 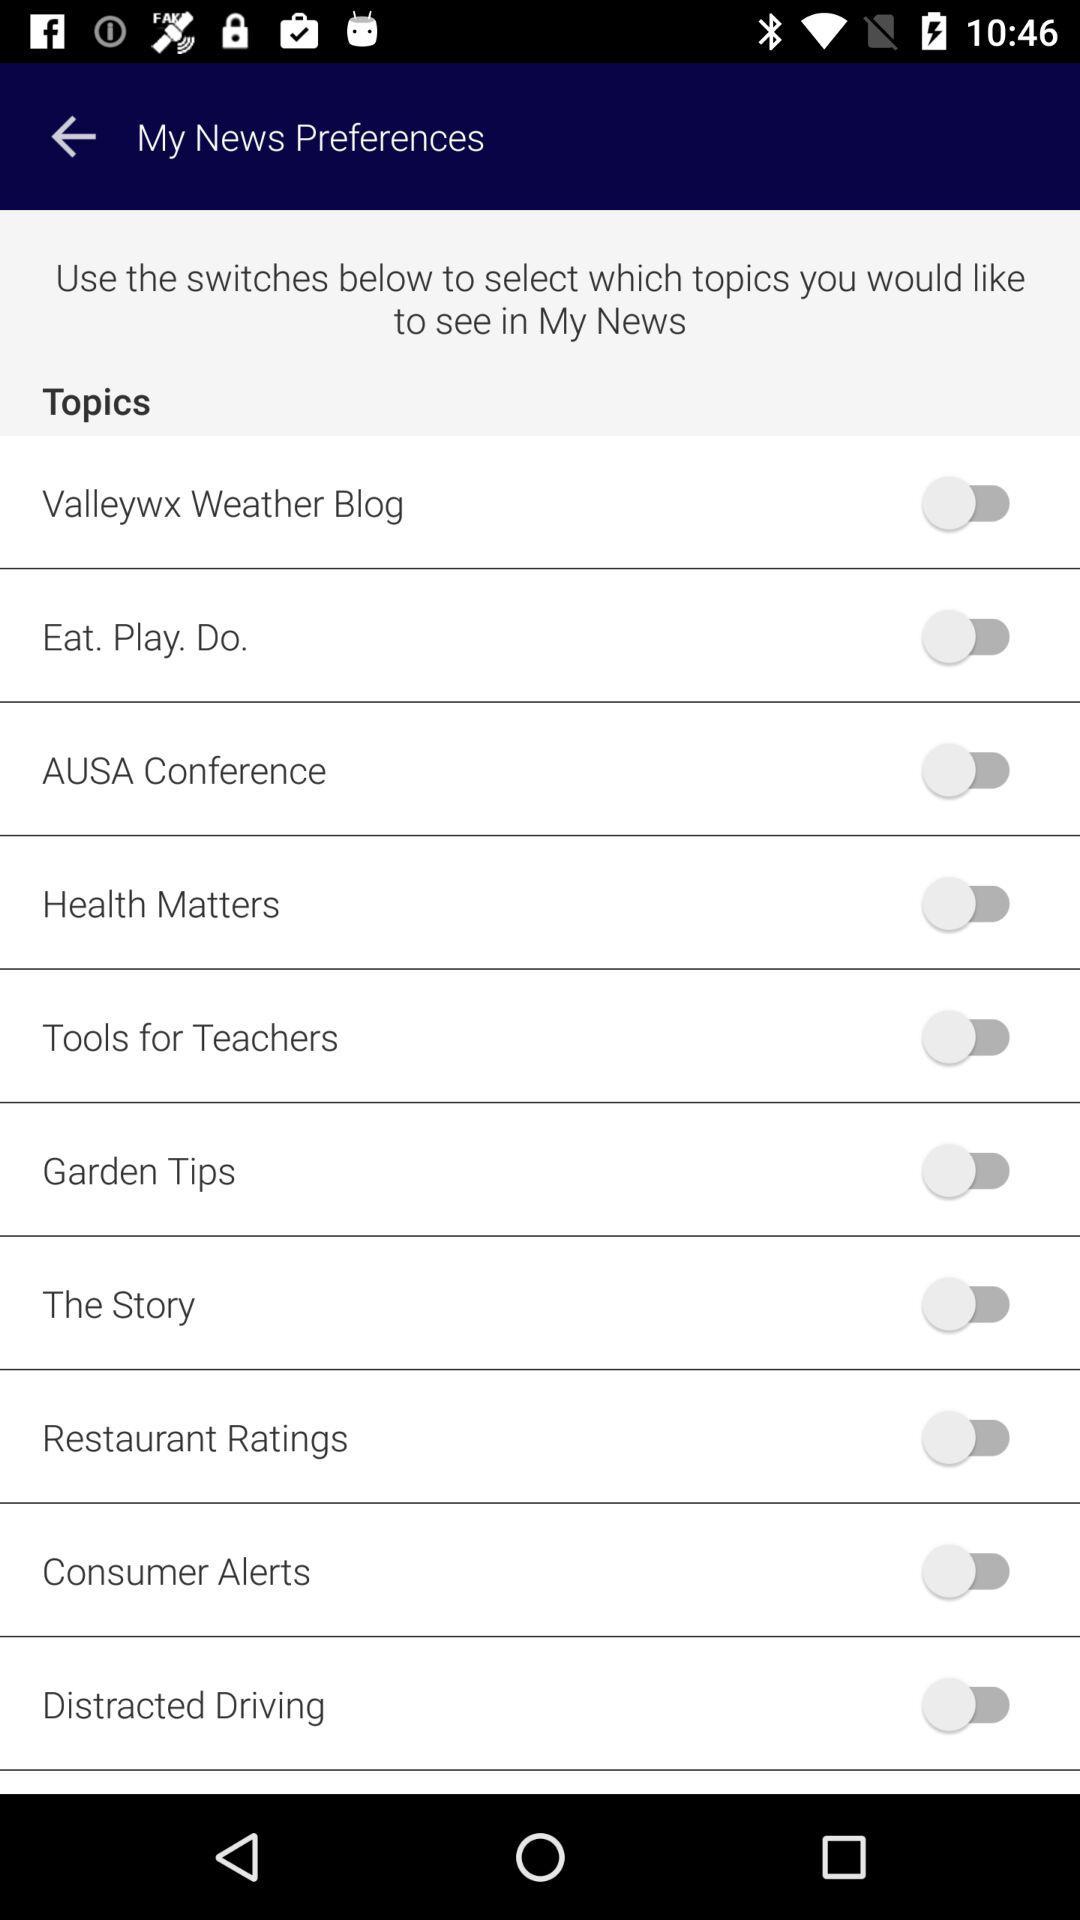 I want to click on turn the consumer alerts on, so click(x=974, y=1569).